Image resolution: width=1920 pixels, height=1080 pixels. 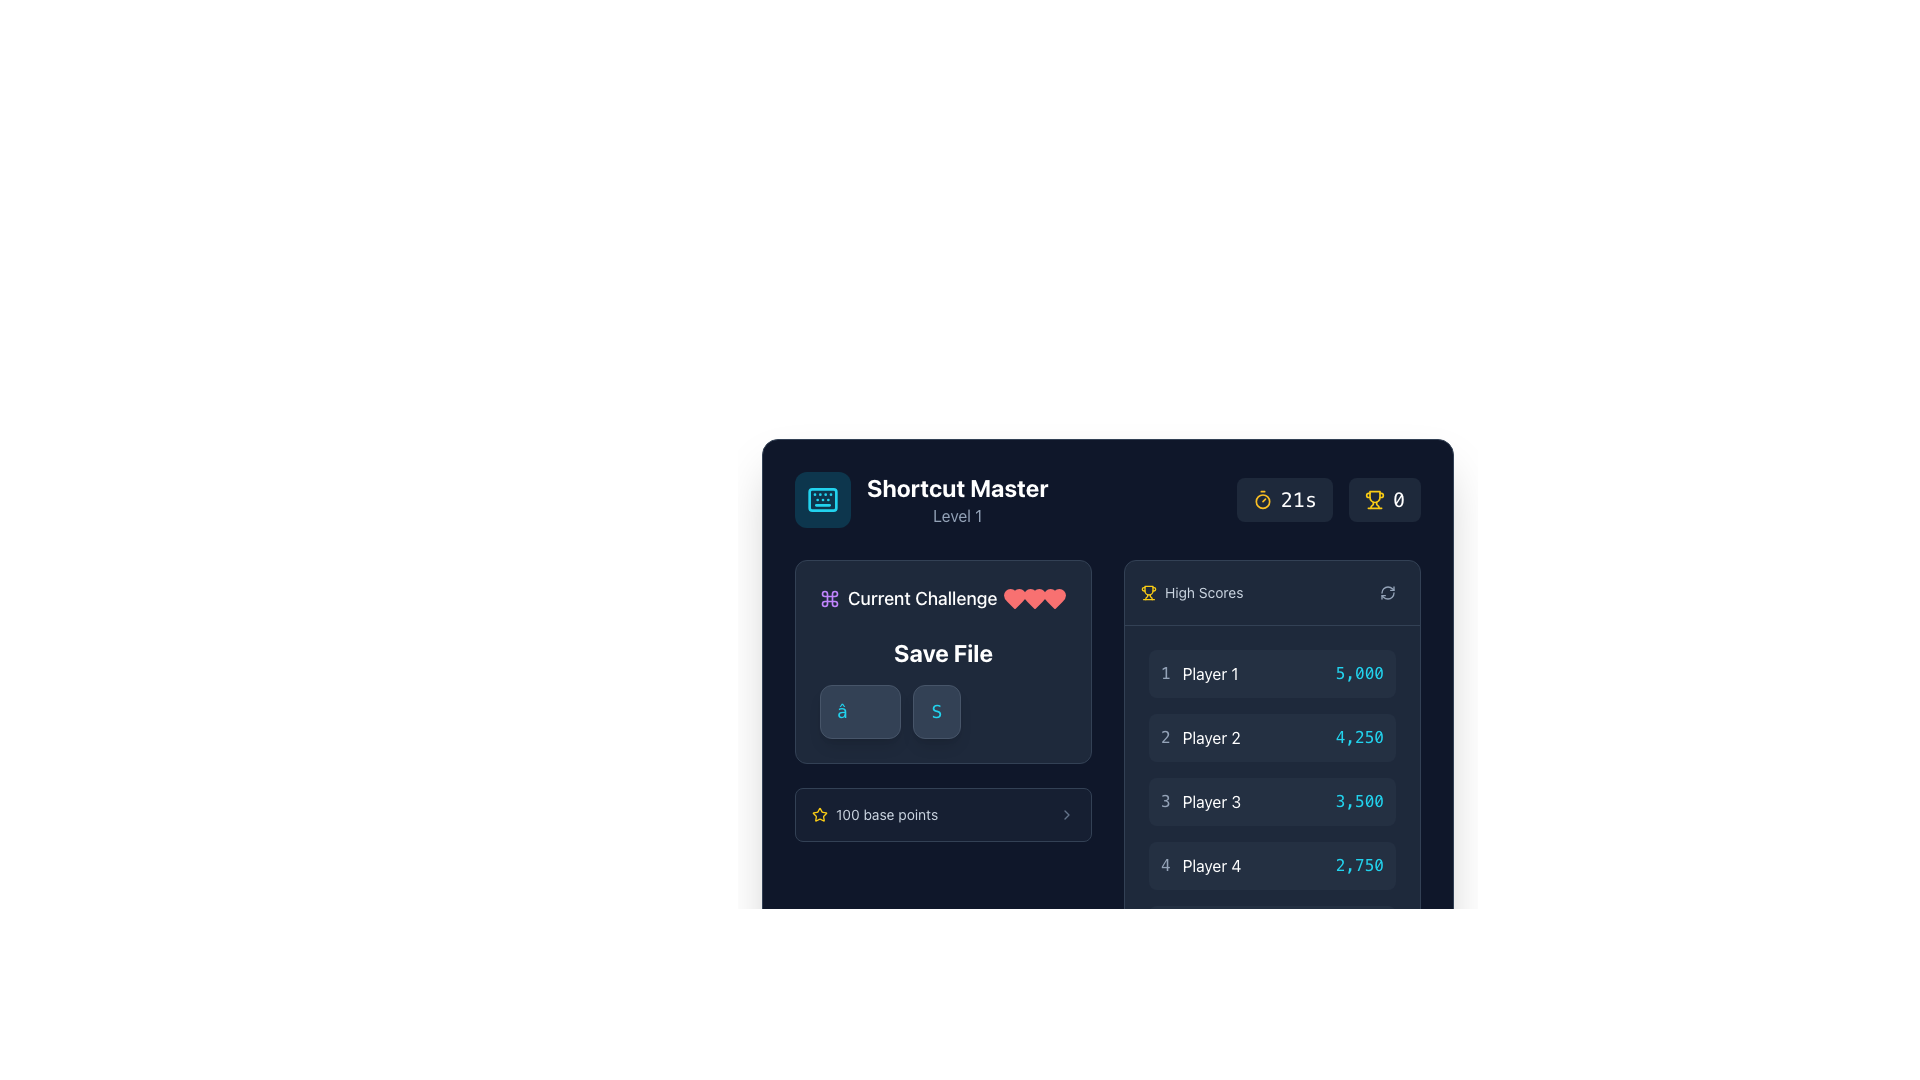 What do you see at coordinates (1386, 592) in the screenshot?
I see `the icon button in the top right corner of the 'High Scores' section` at bounding box center [1386, 592].